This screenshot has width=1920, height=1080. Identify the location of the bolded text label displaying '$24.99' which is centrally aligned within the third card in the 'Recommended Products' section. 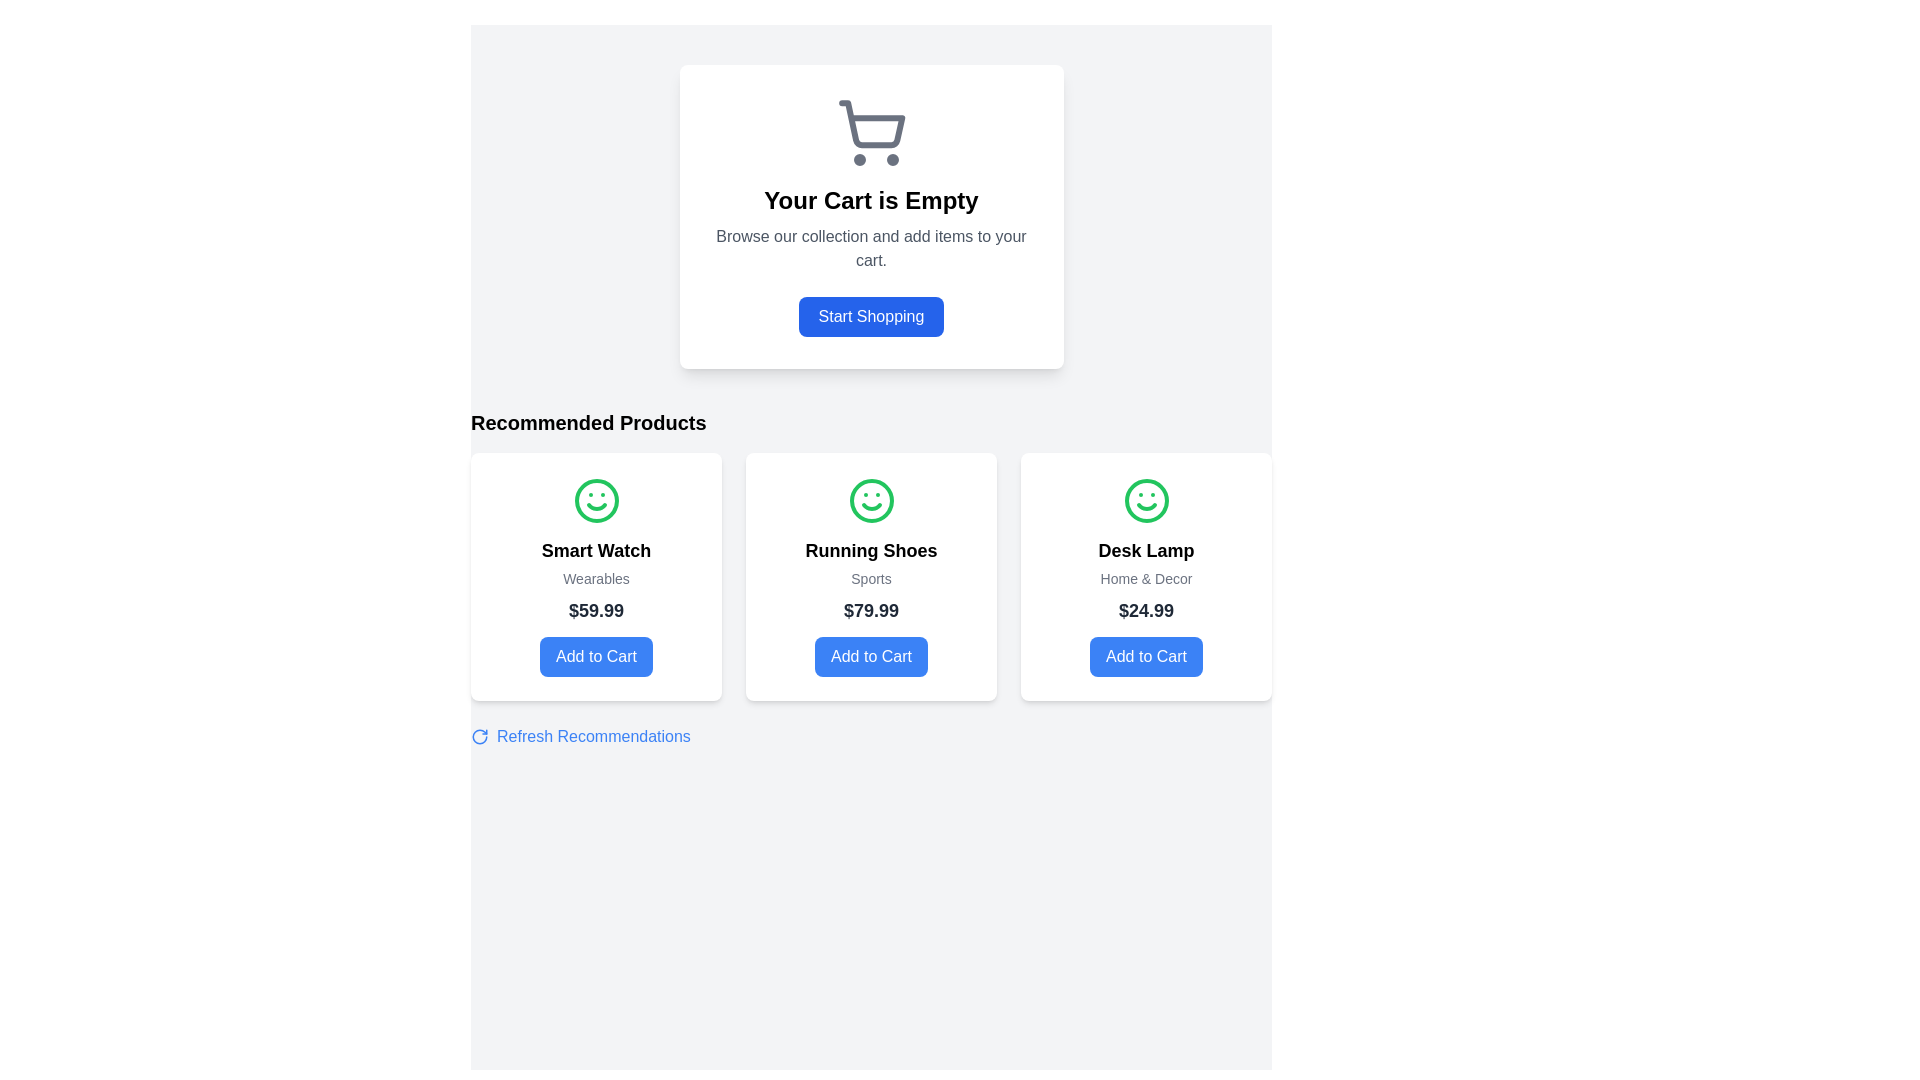
(1146, 609).